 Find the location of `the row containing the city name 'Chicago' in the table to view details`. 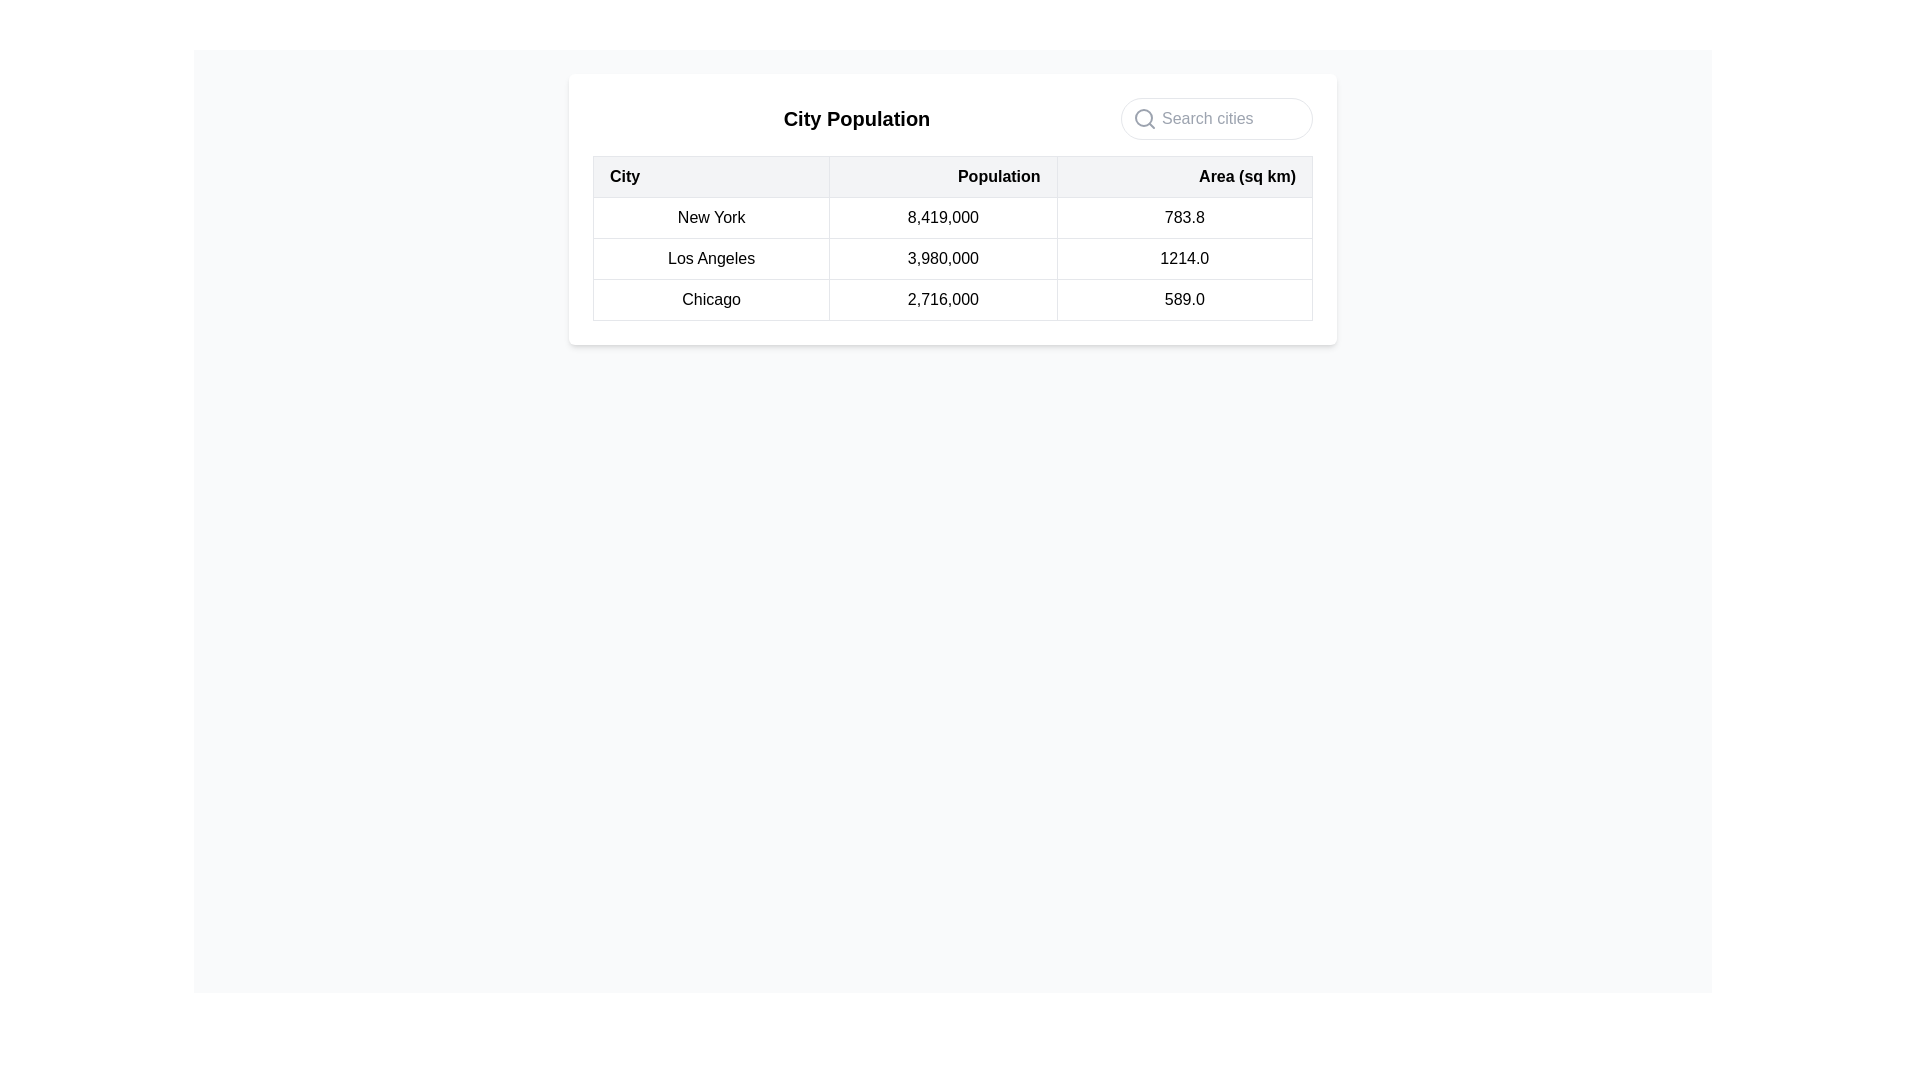

the row containing the city name 'Chicago' in the table to view details is located at coordinates (711, 300).